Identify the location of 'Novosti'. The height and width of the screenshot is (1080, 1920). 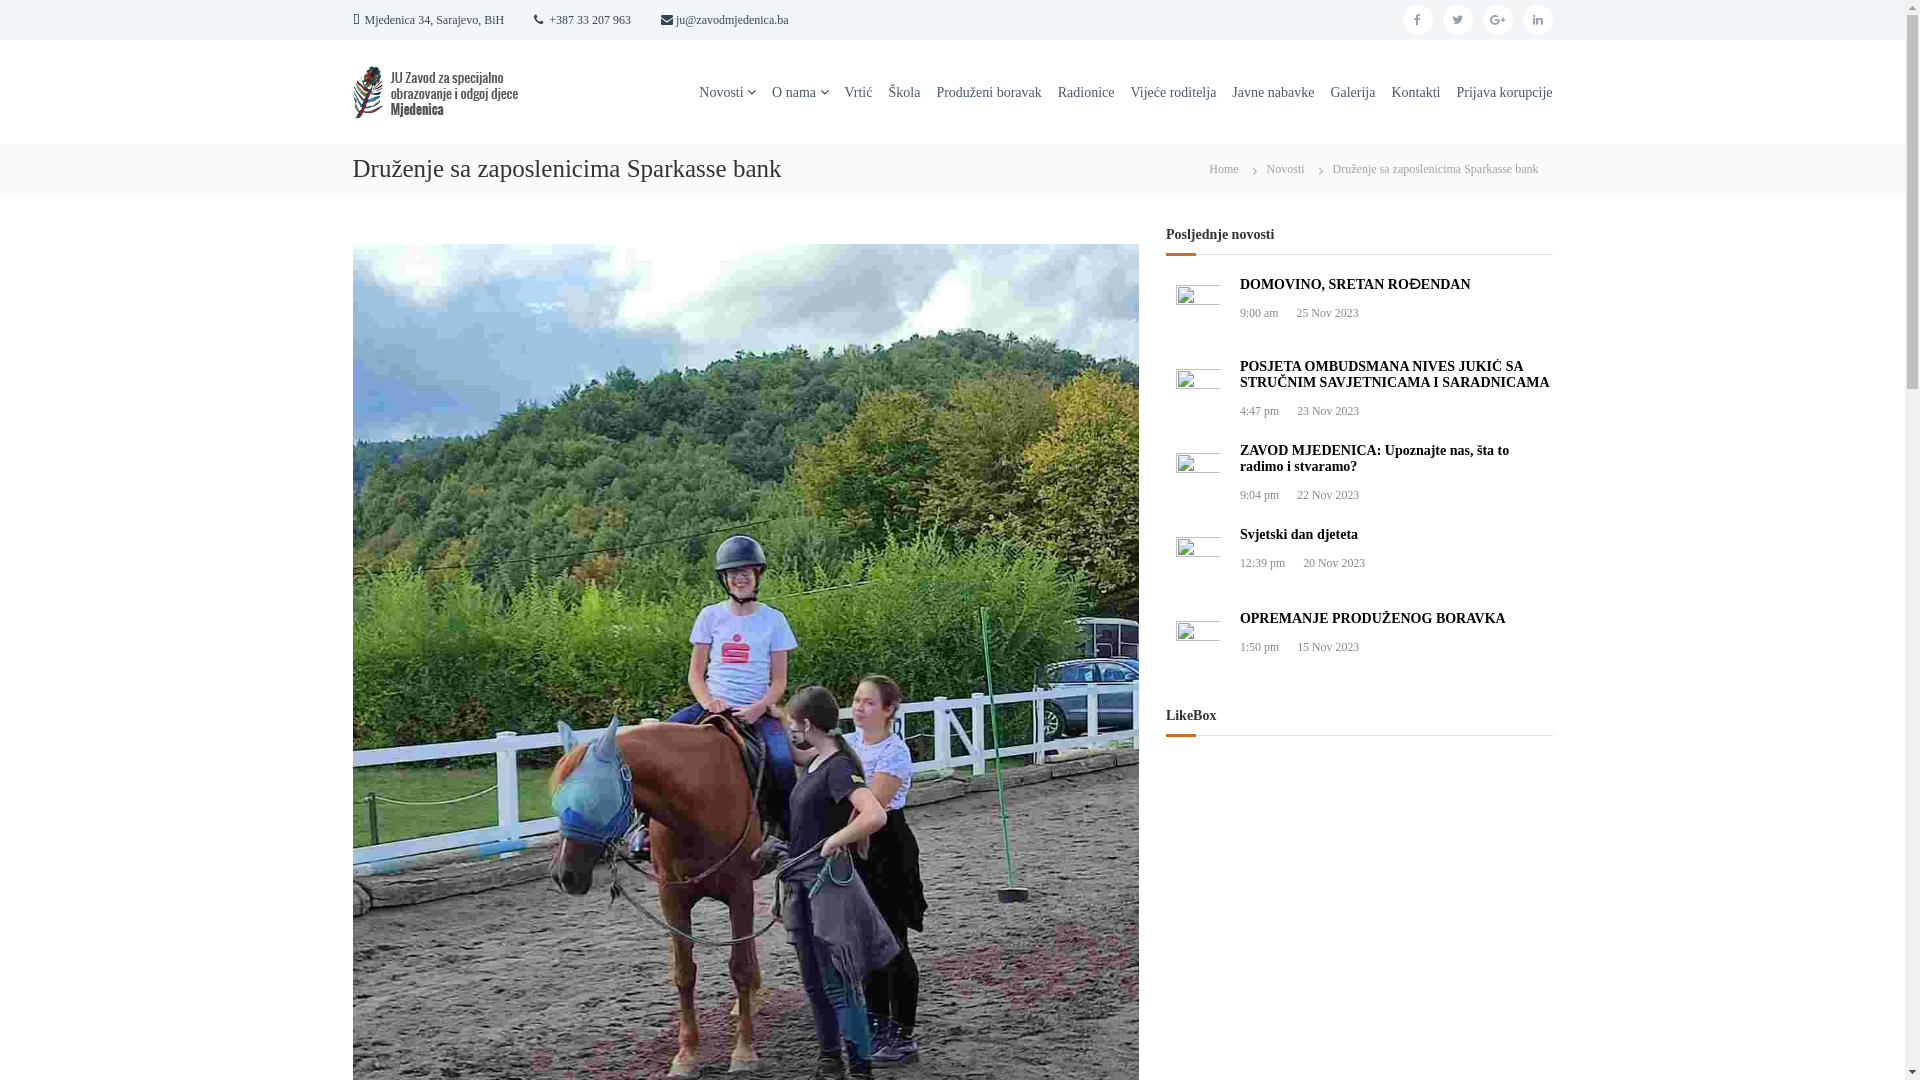
(720, 91).